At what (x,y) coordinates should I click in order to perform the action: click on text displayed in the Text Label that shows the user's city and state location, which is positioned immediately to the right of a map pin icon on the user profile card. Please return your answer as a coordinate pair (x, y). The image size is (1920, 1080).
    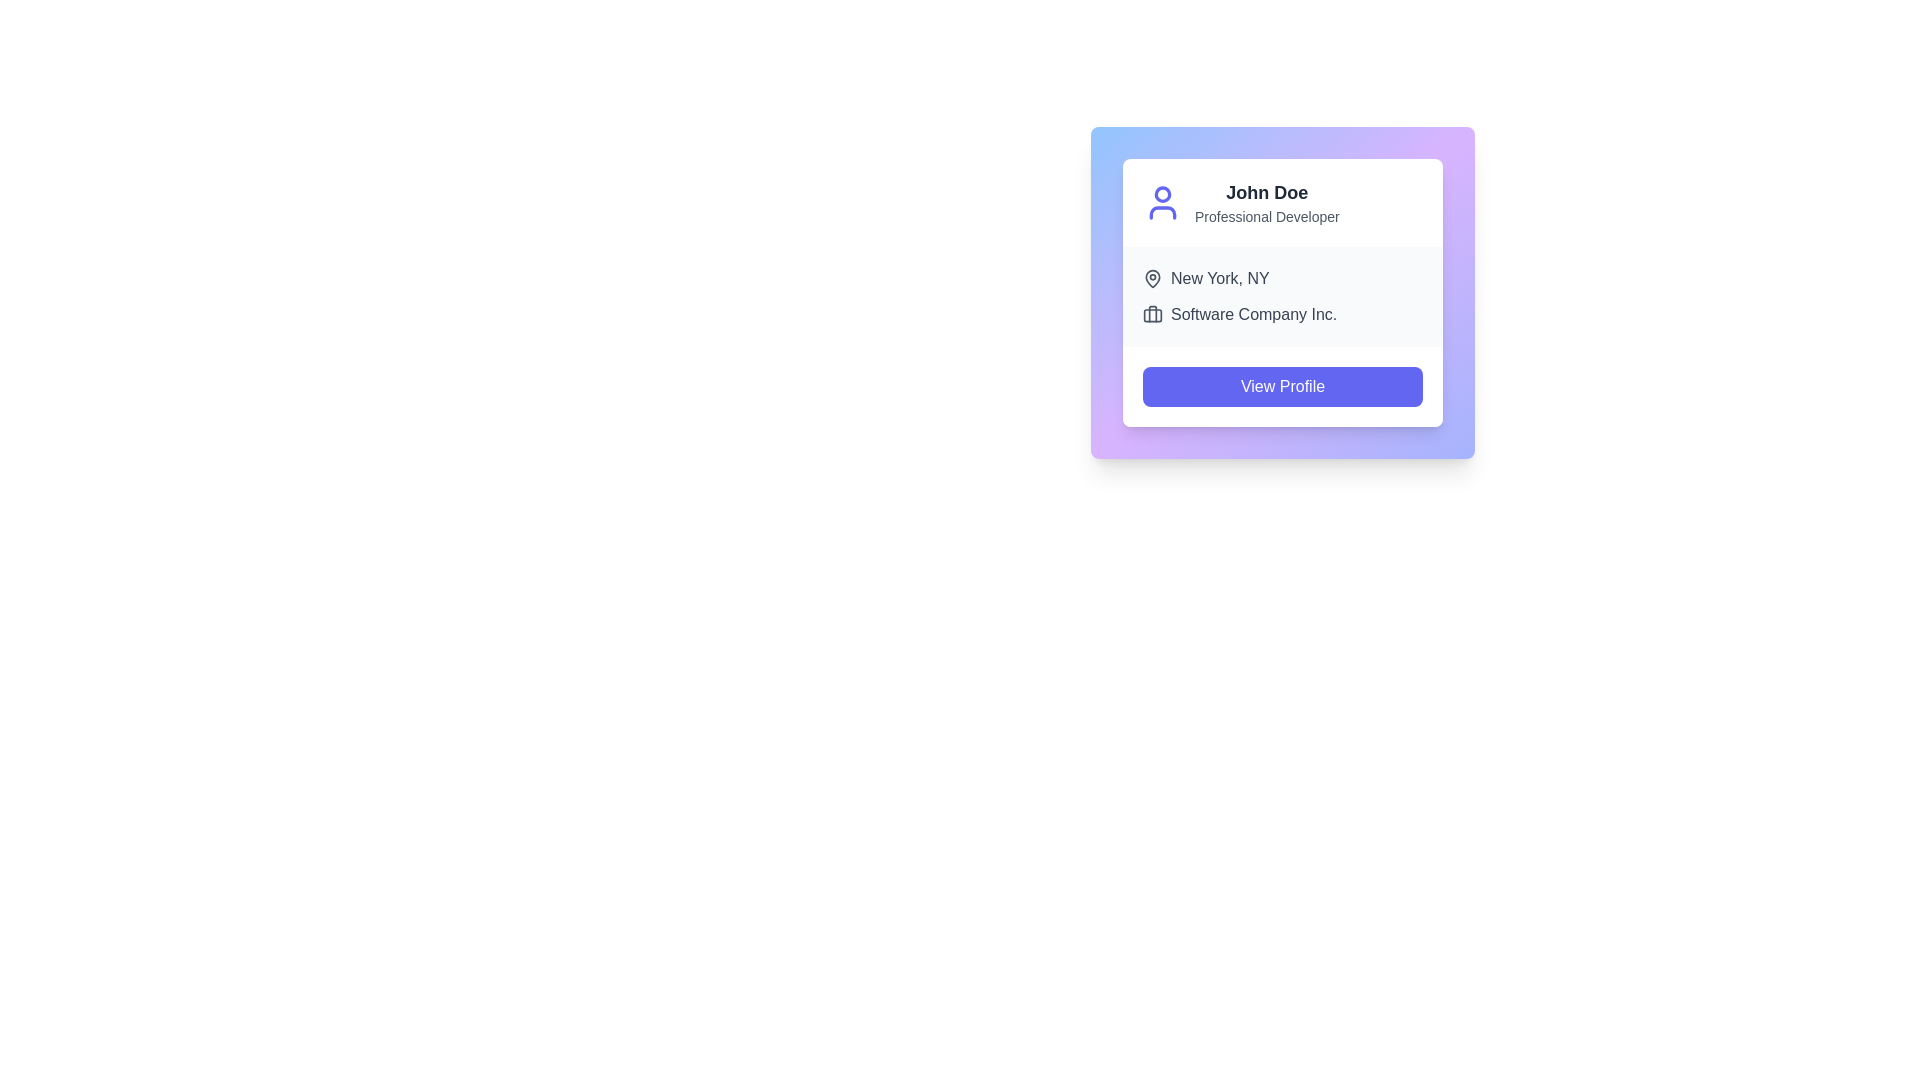
    Looking at the image, I should click on (1219, 278).